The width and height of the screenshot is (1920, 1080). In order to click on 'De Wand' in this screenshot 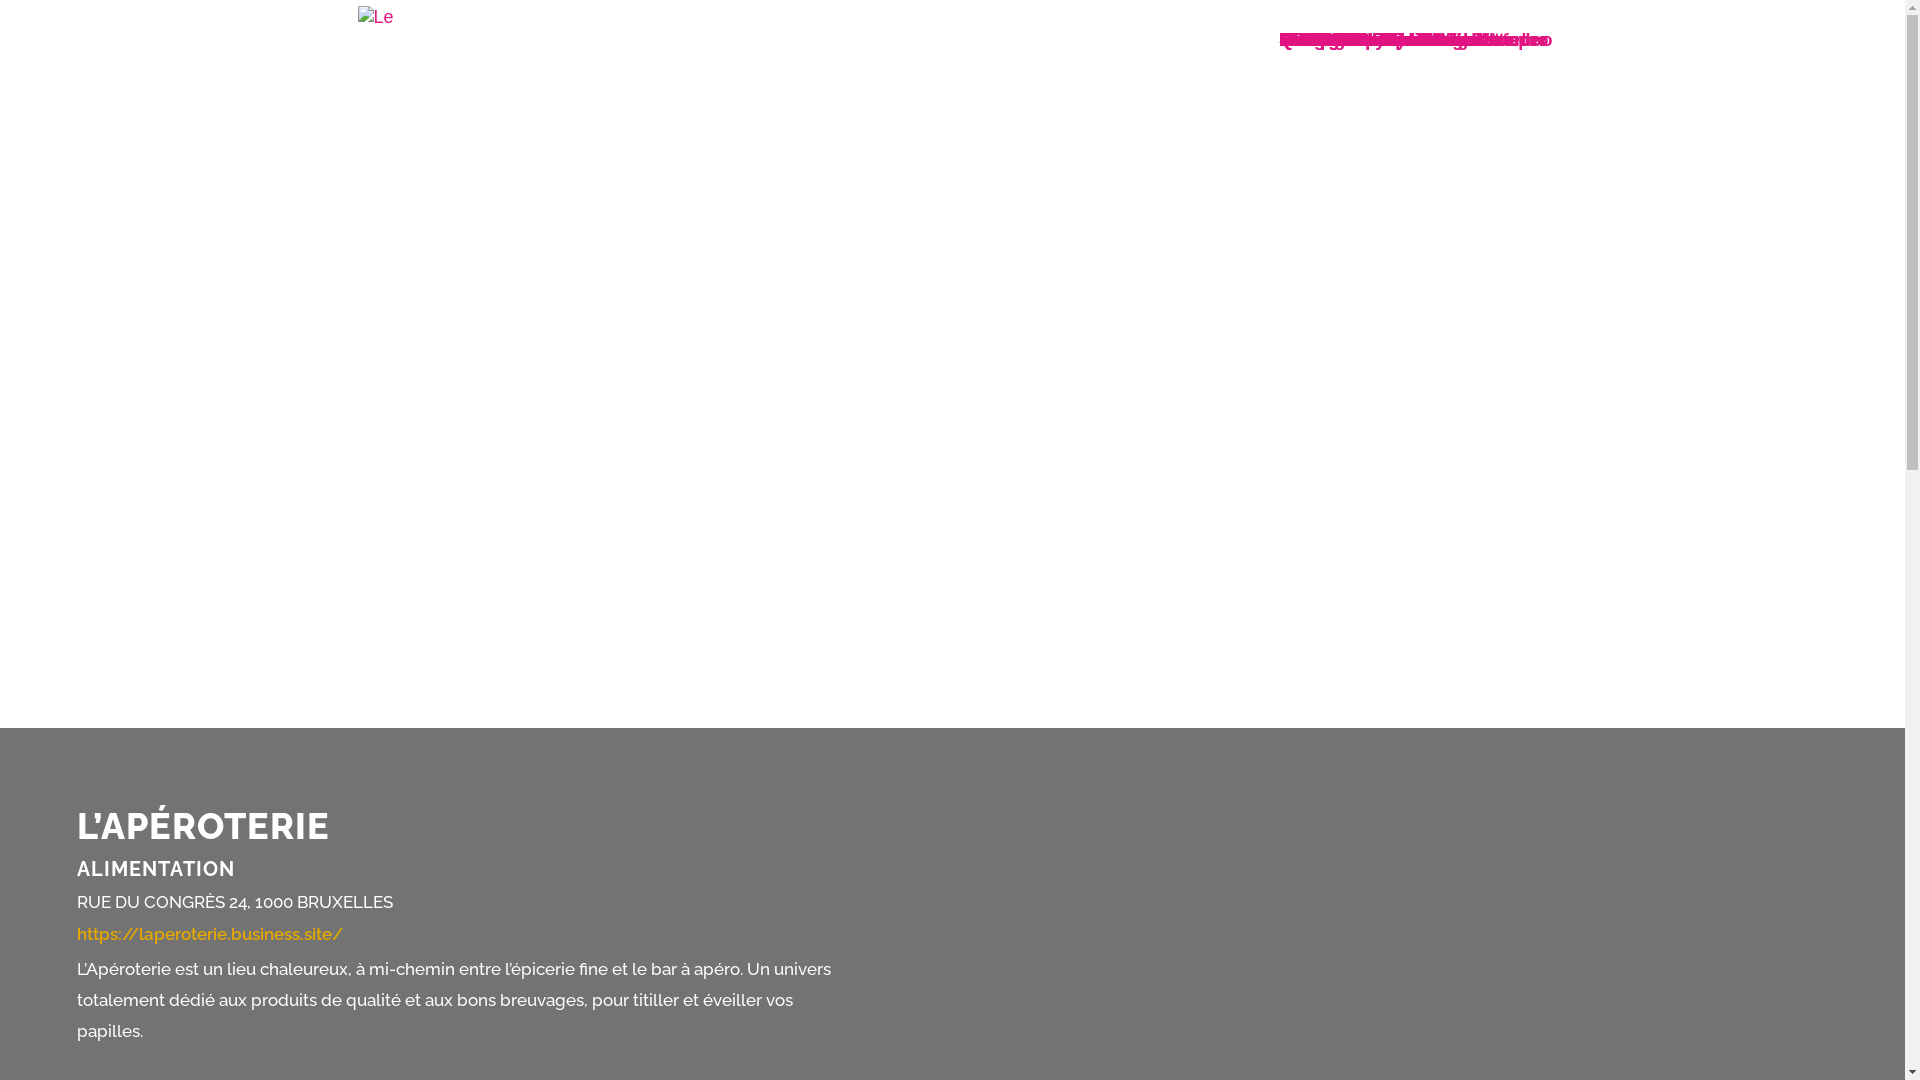, I will do `click(1316, 39)`.